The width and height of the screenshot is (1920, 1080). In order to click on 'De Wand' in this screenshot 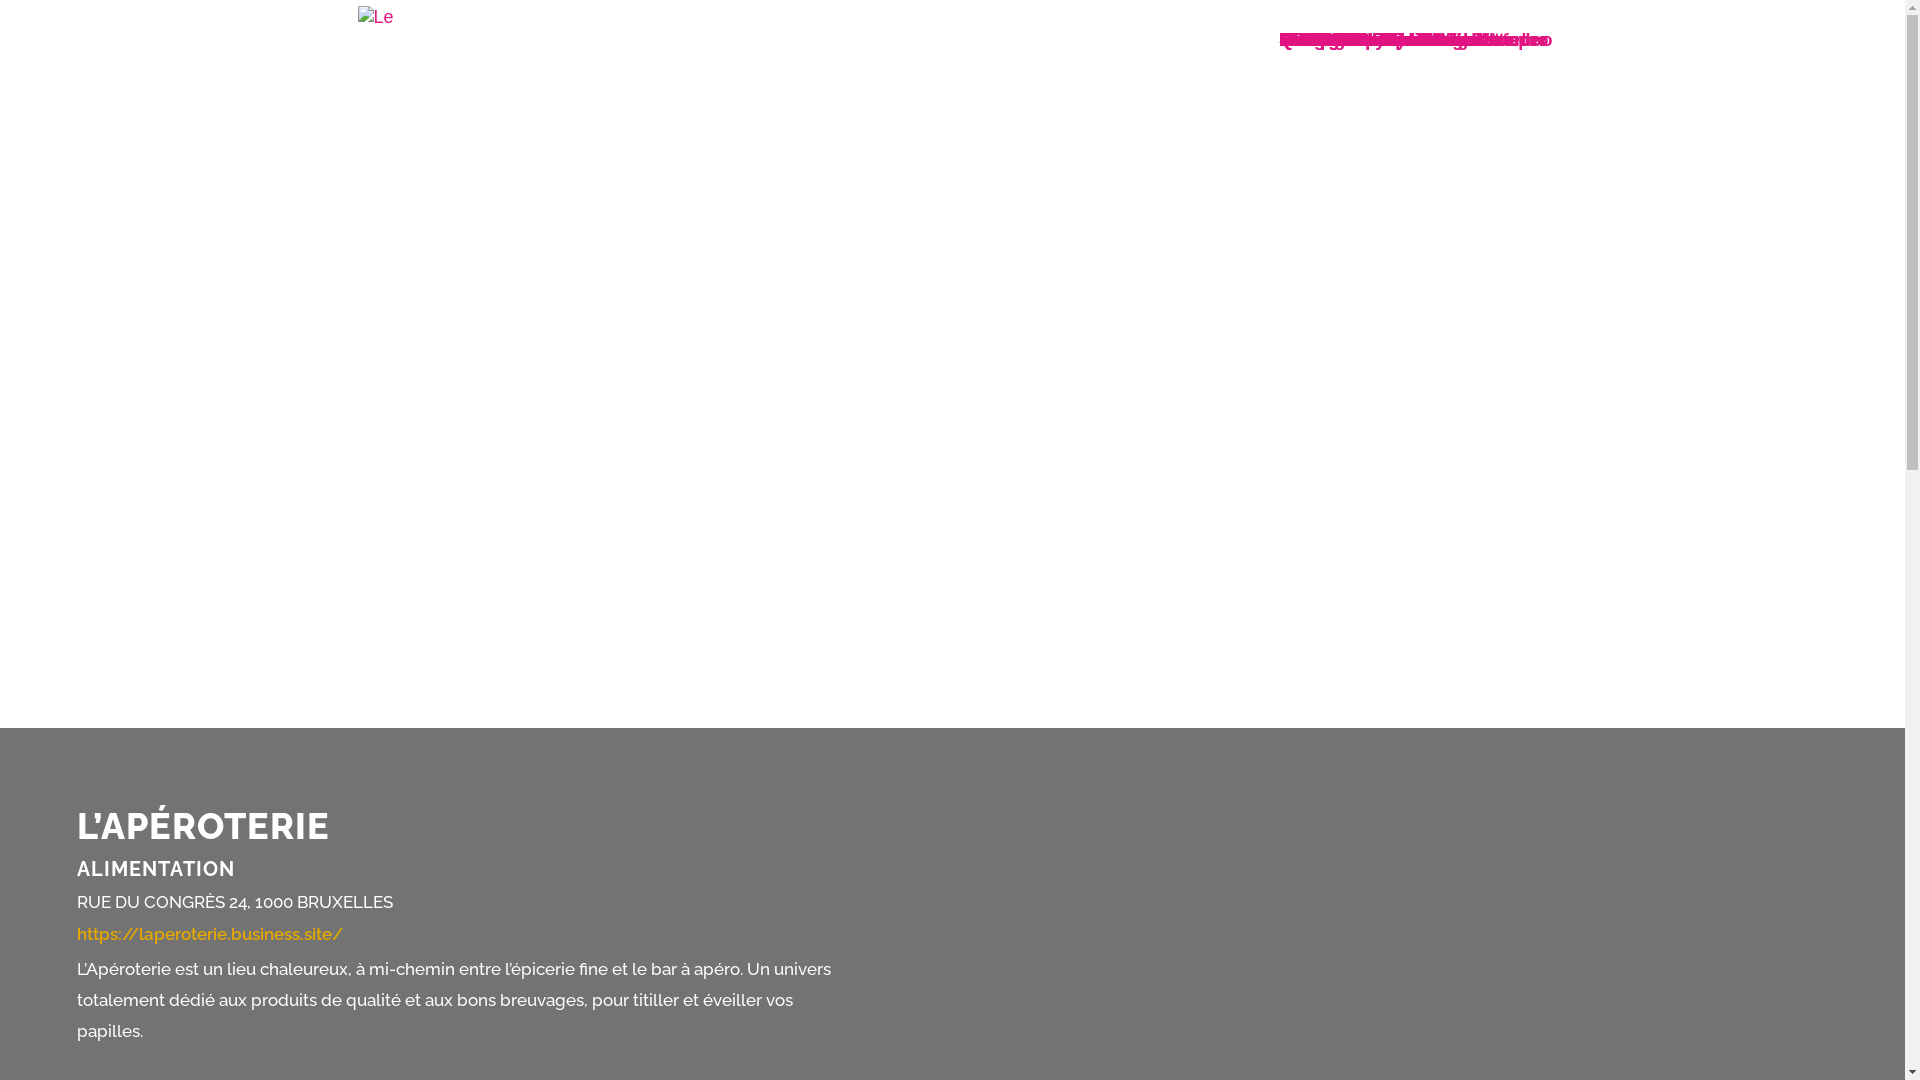, I will do `click(1316, 39)`.